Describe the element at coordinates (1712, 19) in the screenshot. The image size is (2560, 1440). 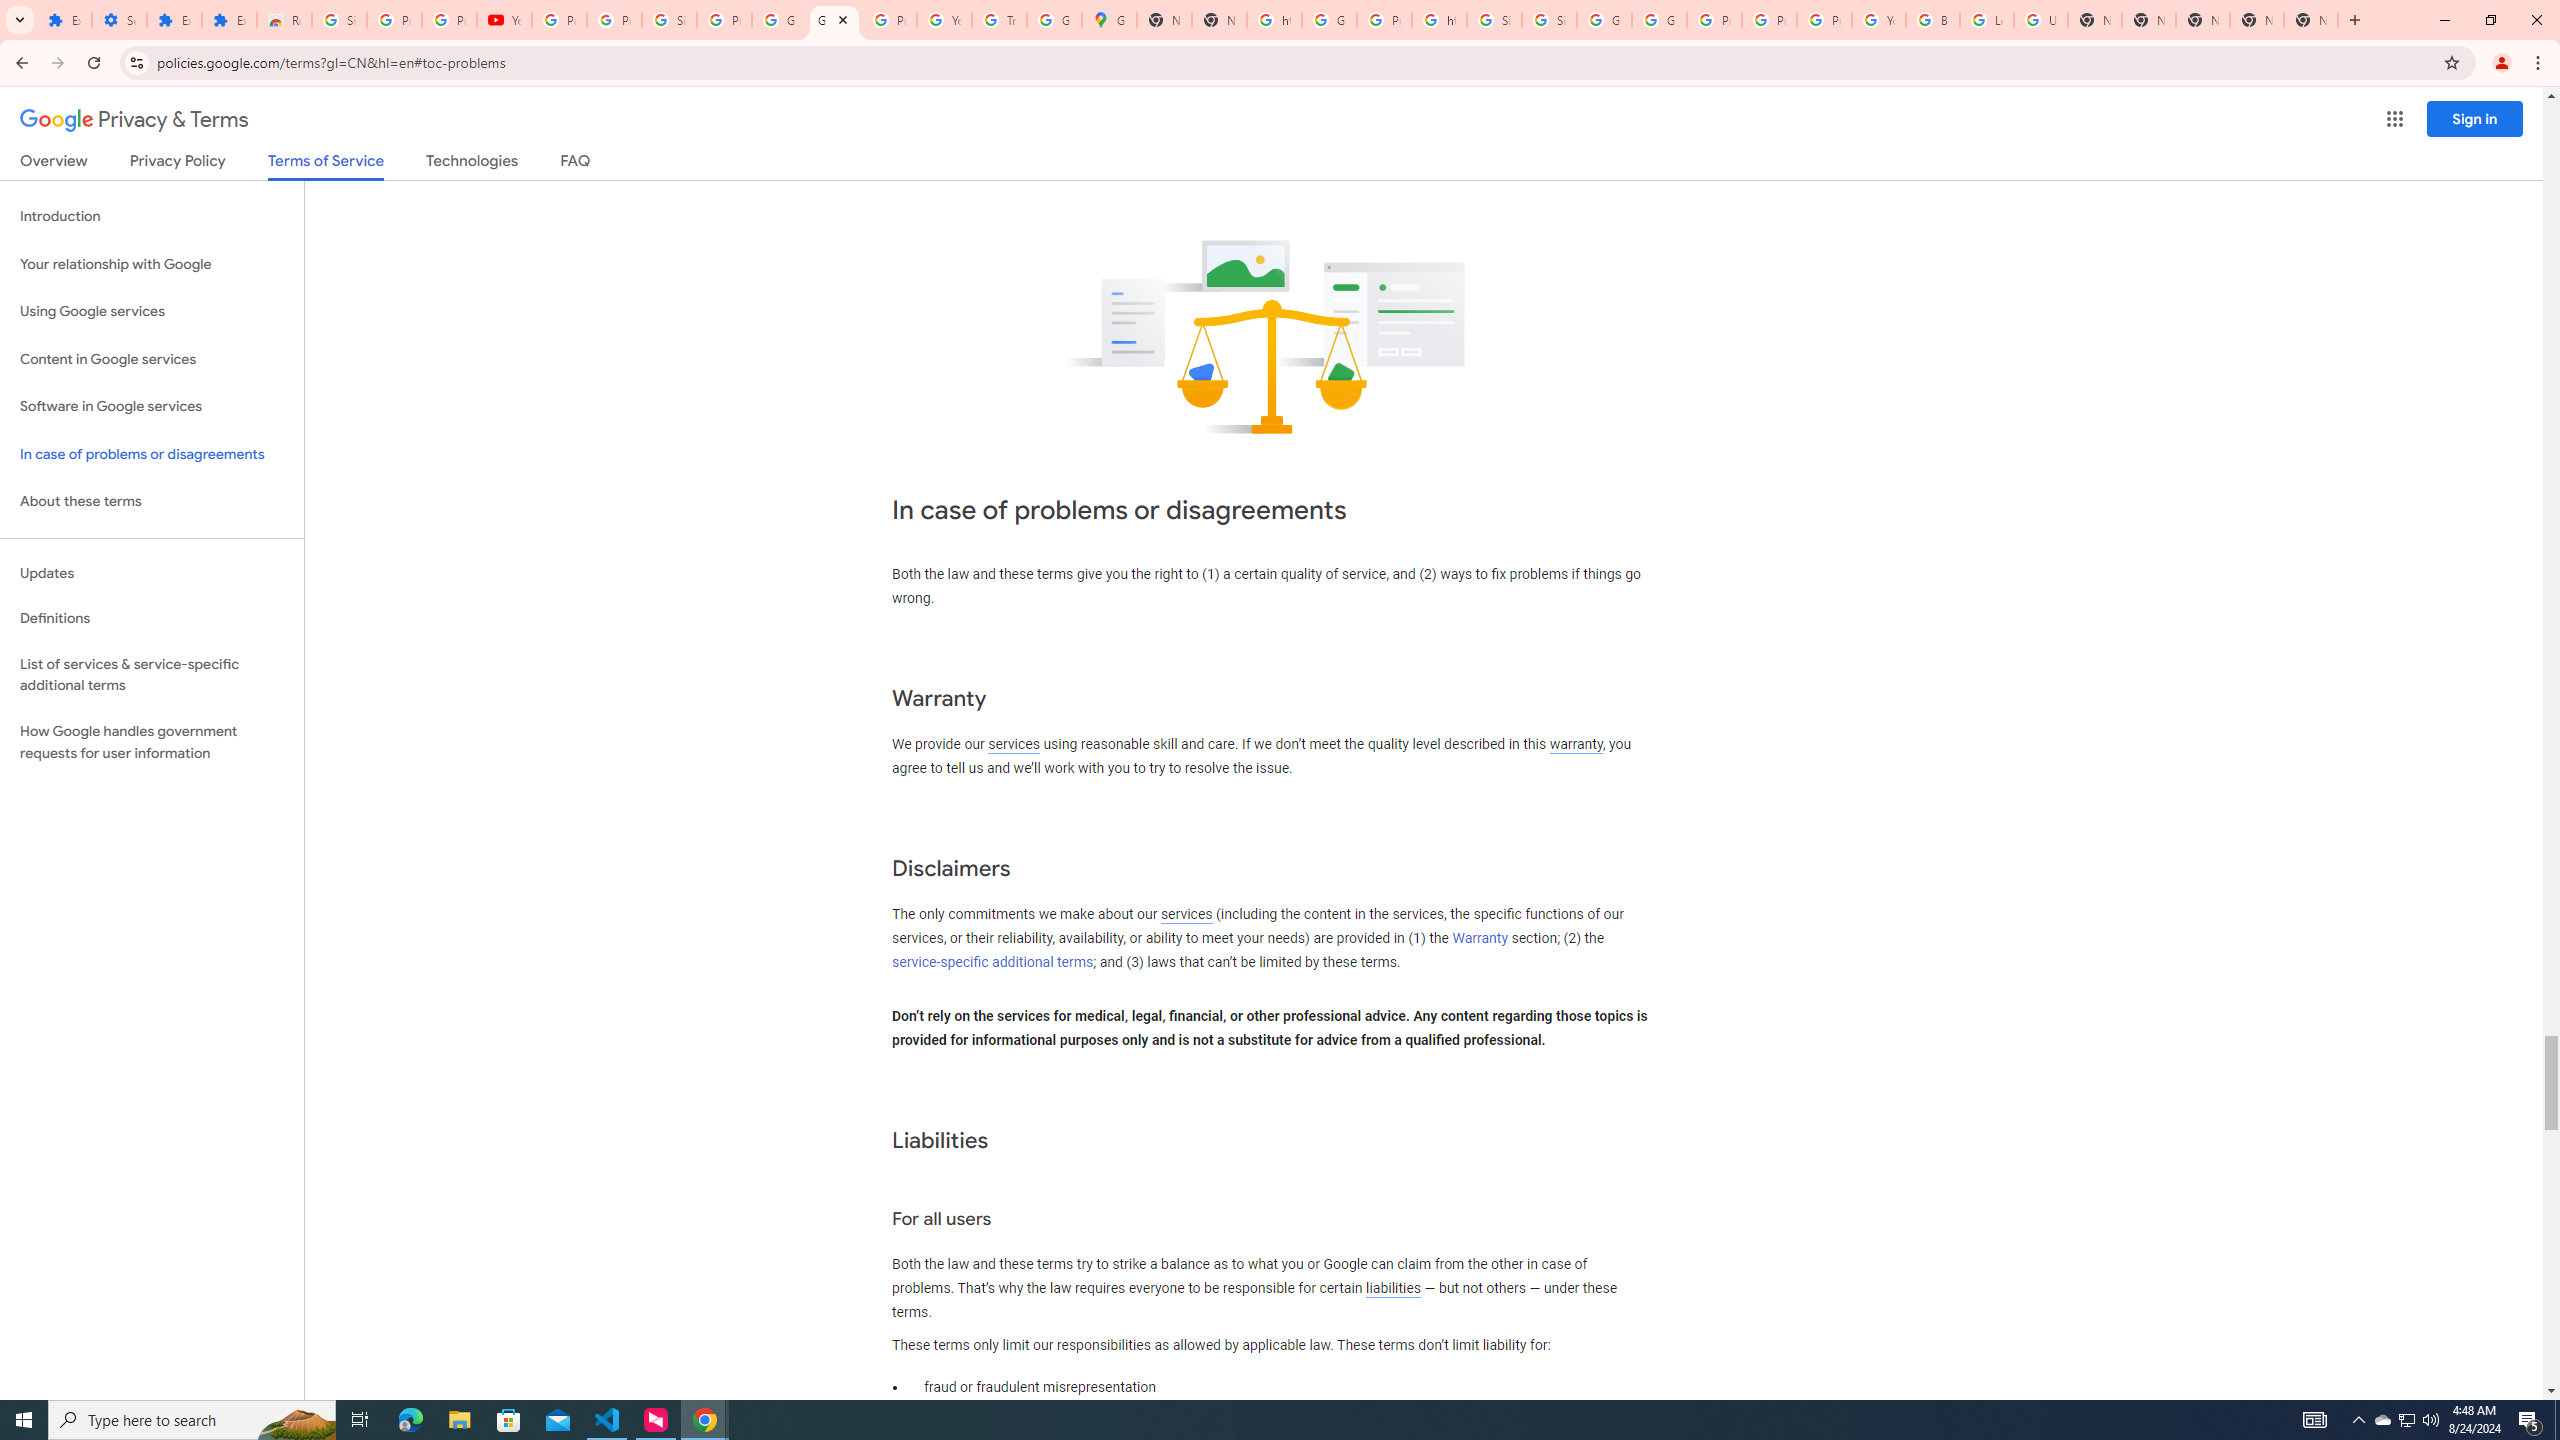
I see `'Privacy Help Center - Policies Help'` at that location.